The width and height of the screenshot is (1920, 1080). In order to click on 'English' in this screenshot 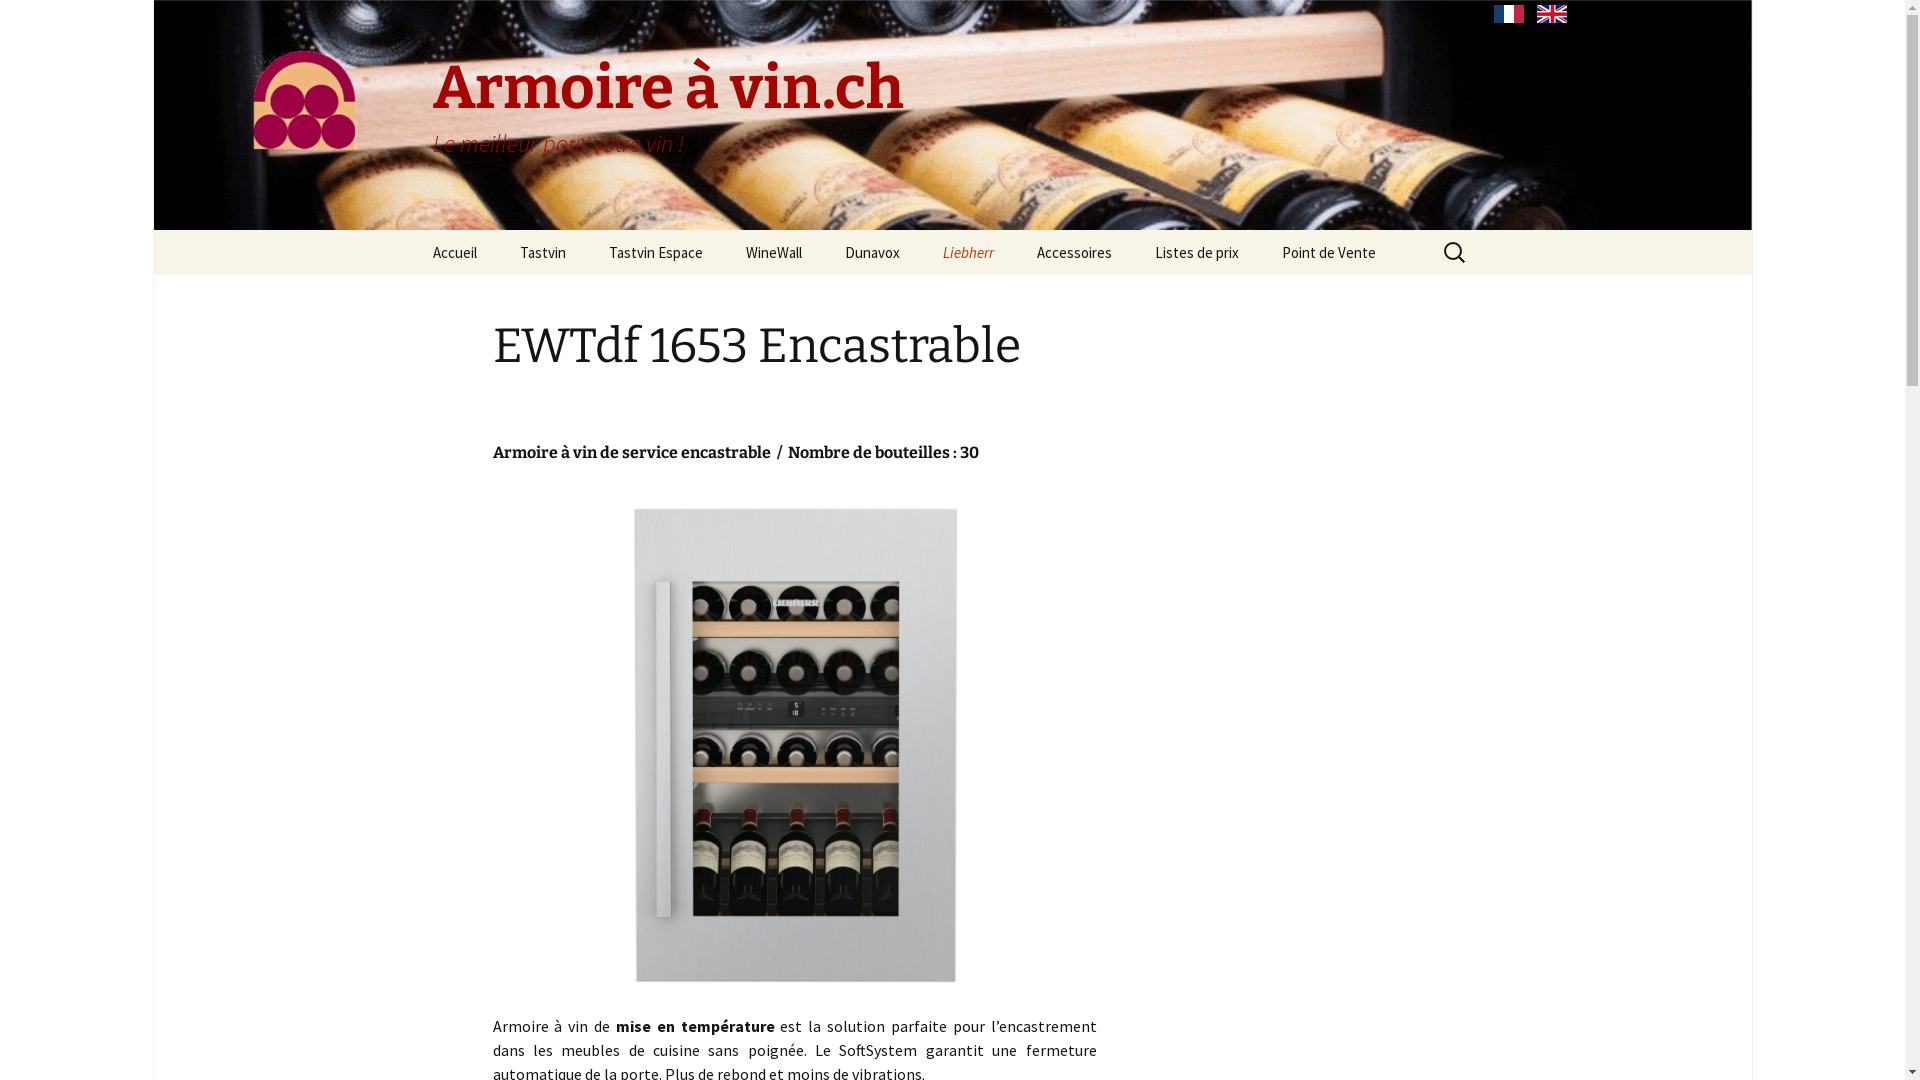, I will do `click(1535, 14)`.